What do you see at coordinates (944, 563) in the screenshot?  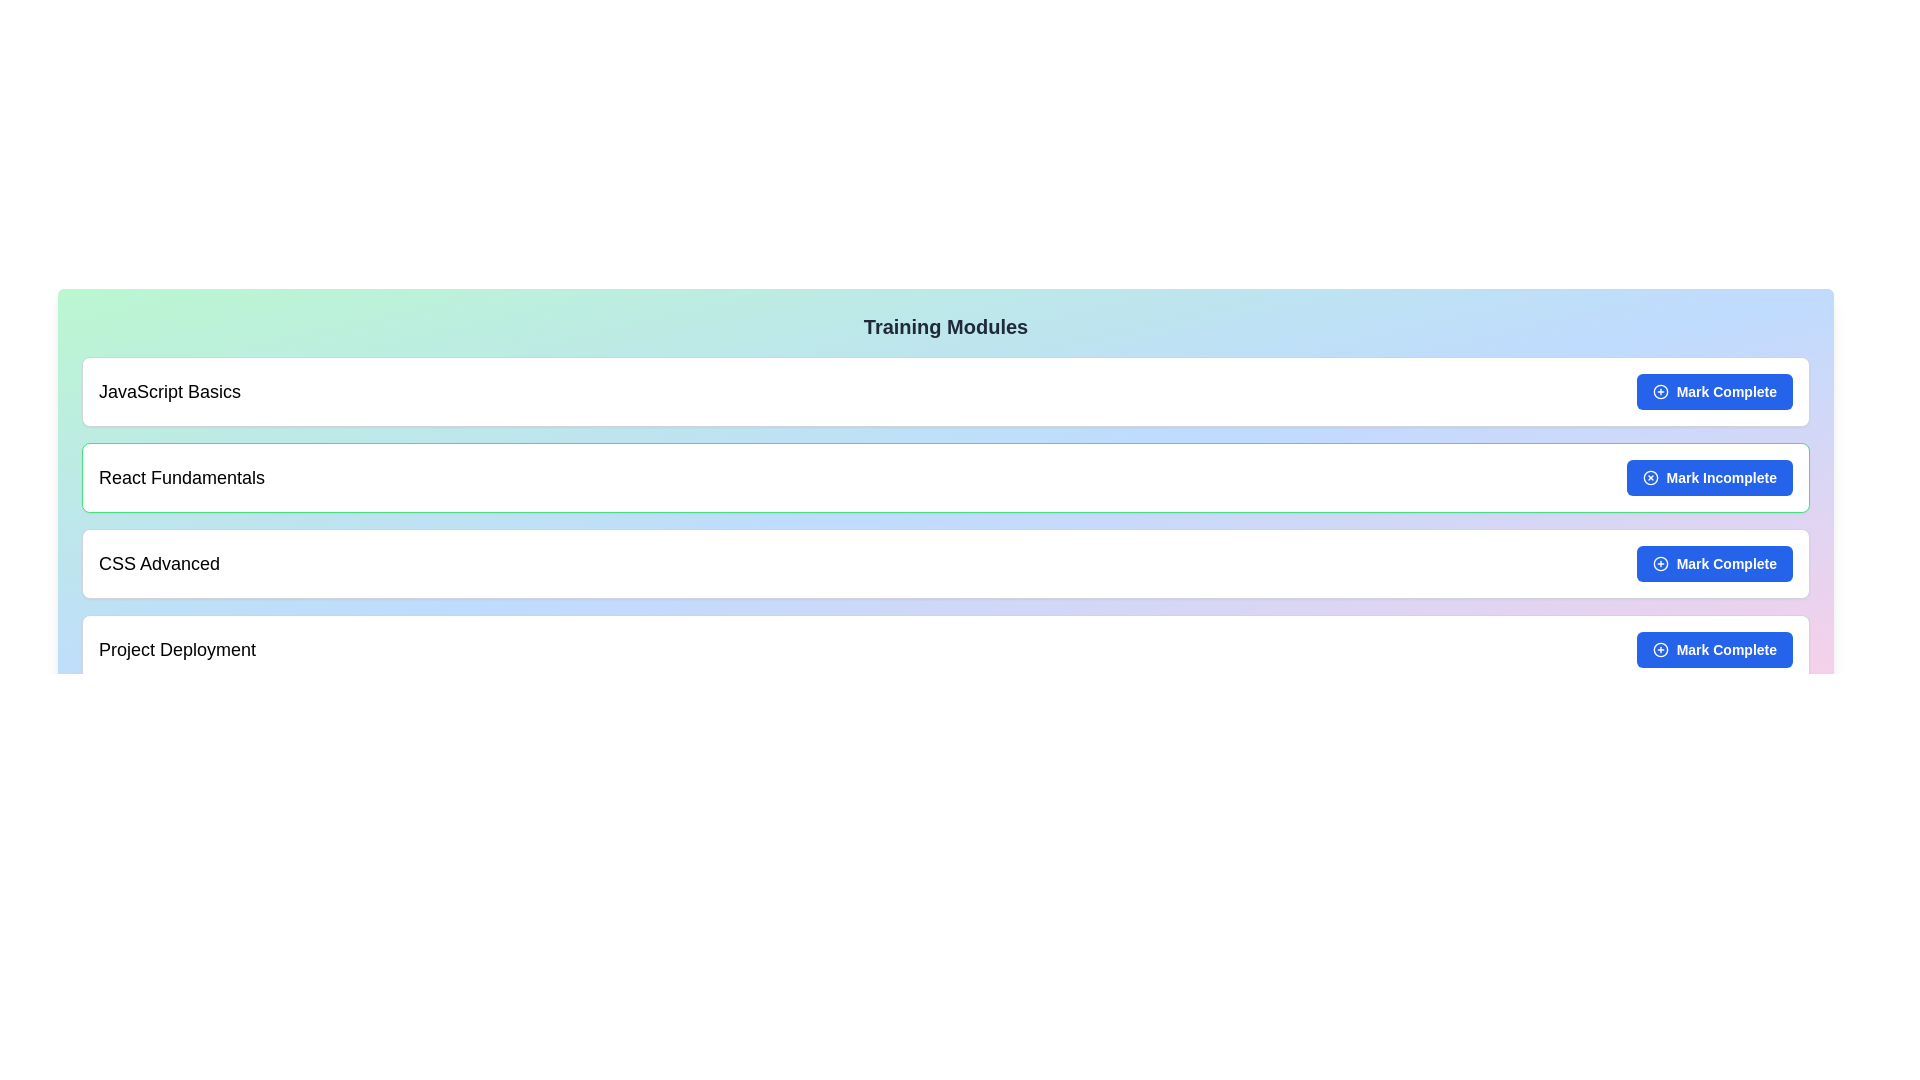 I see `module title from the section labeled 'CSS Advanced' which contains a button labeled 'Mark Complete' on the far right` at bounding box center [944, 563].